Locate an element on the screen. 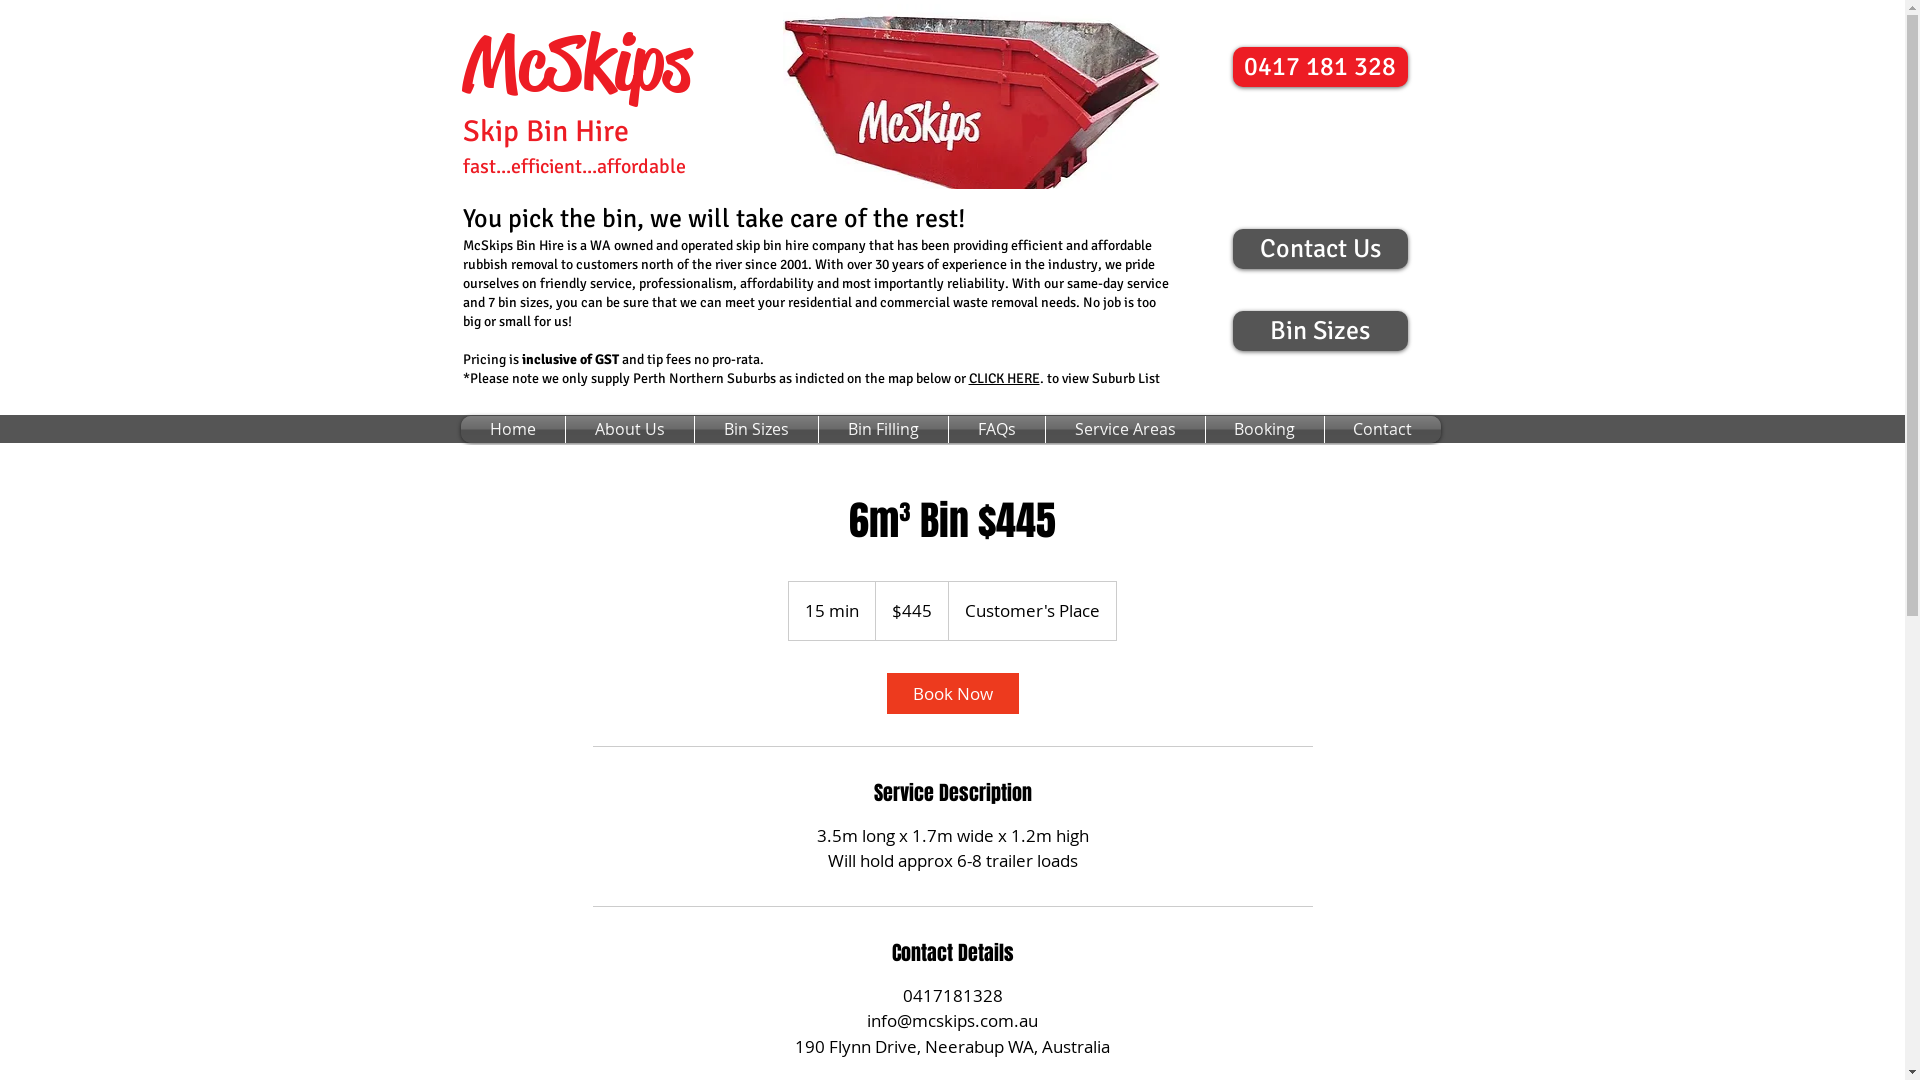 The image size is (1920, 1080). 'Bin Sizes' is located at coordinates (754, 428).